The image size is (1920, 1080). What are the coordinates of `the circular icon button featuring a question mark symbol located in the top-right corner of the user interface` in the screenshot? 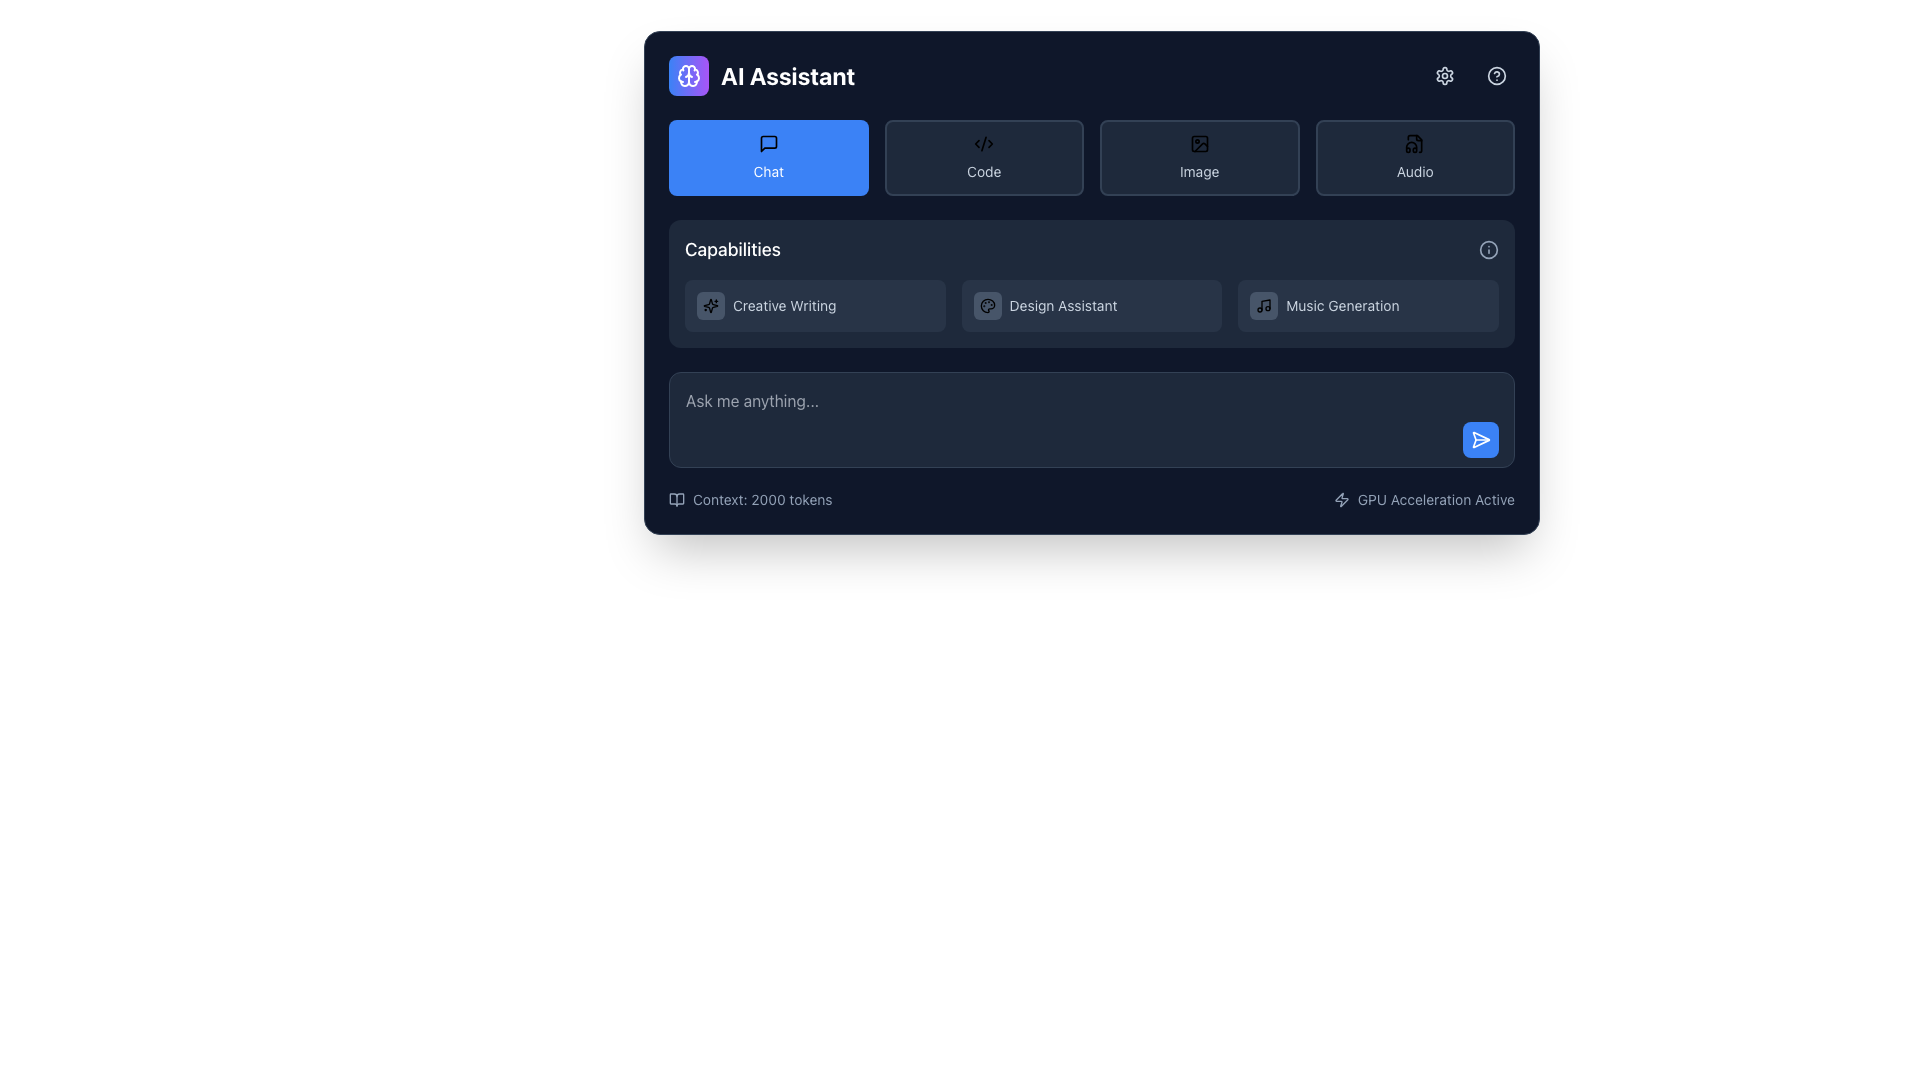 It's located at (1497, 75).